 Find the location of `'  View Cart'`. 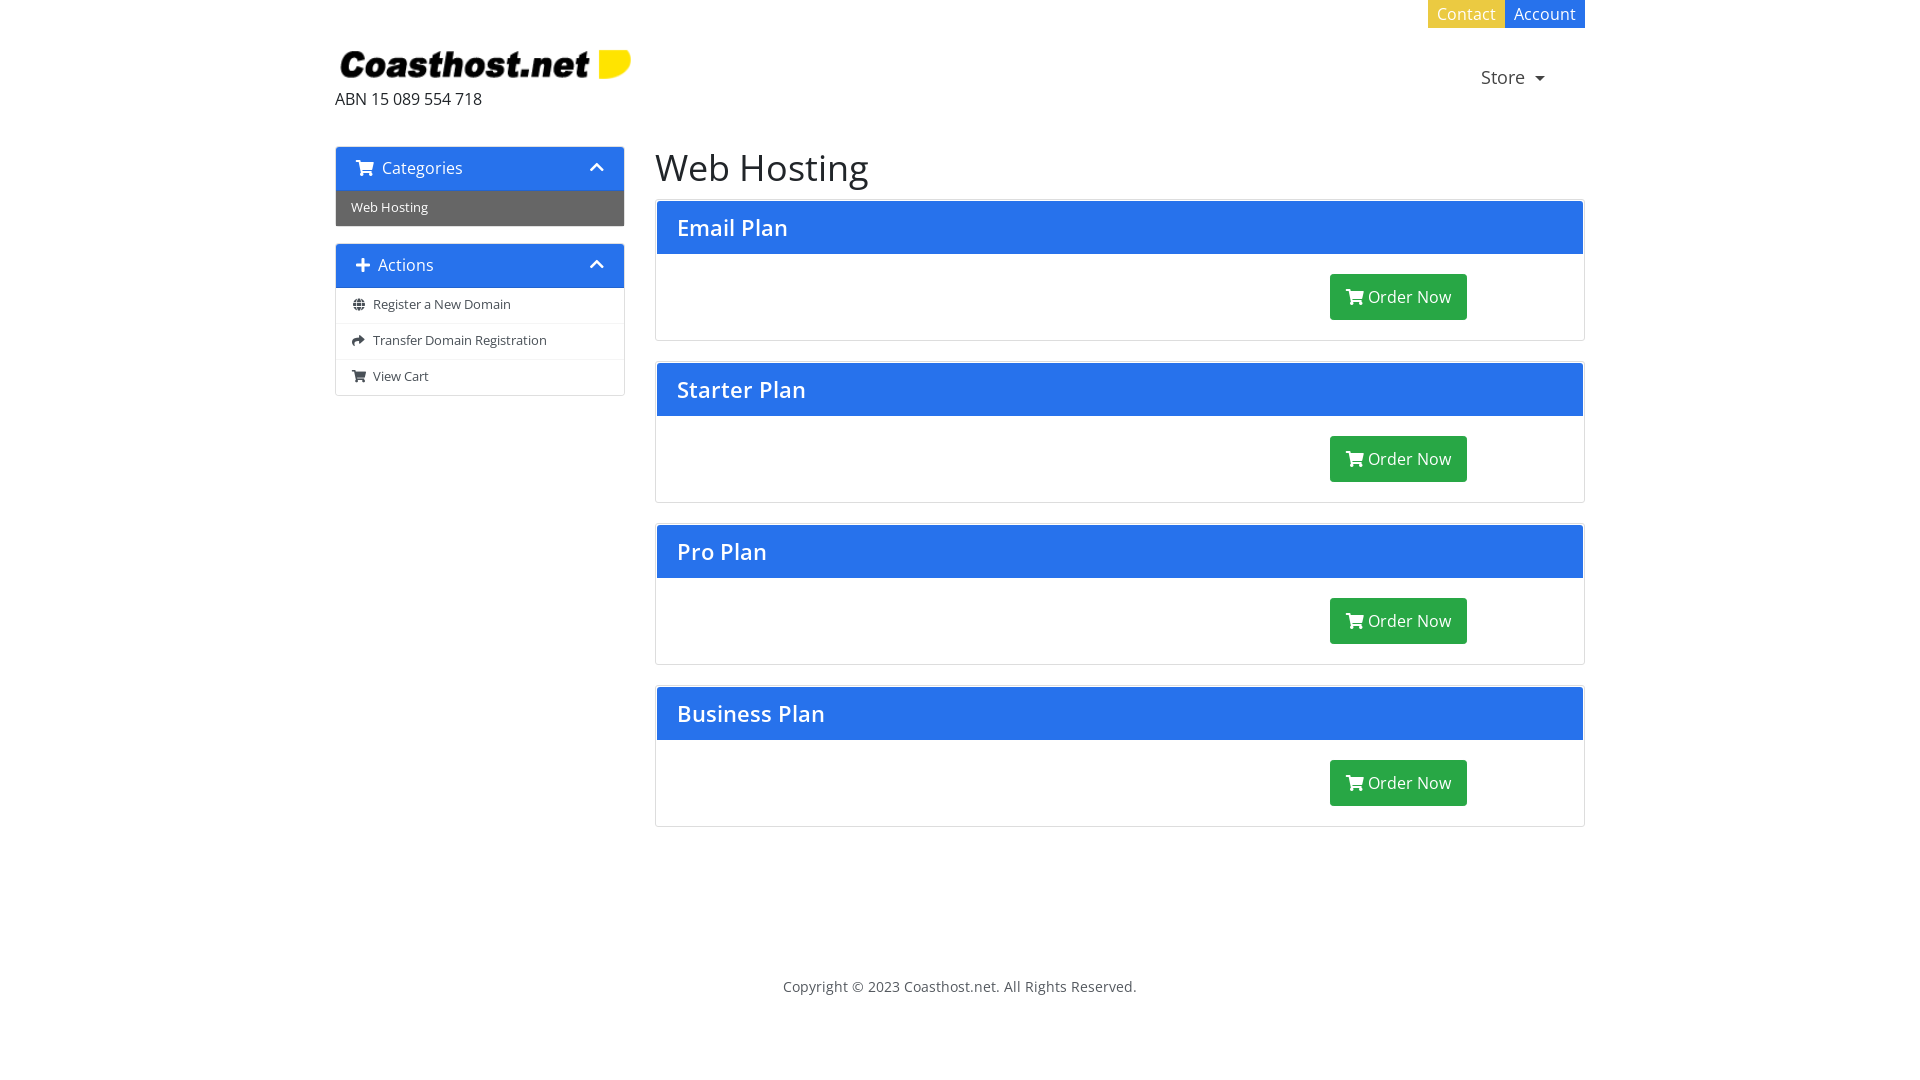

'  View Cart' is located at coordinates (480, 377).